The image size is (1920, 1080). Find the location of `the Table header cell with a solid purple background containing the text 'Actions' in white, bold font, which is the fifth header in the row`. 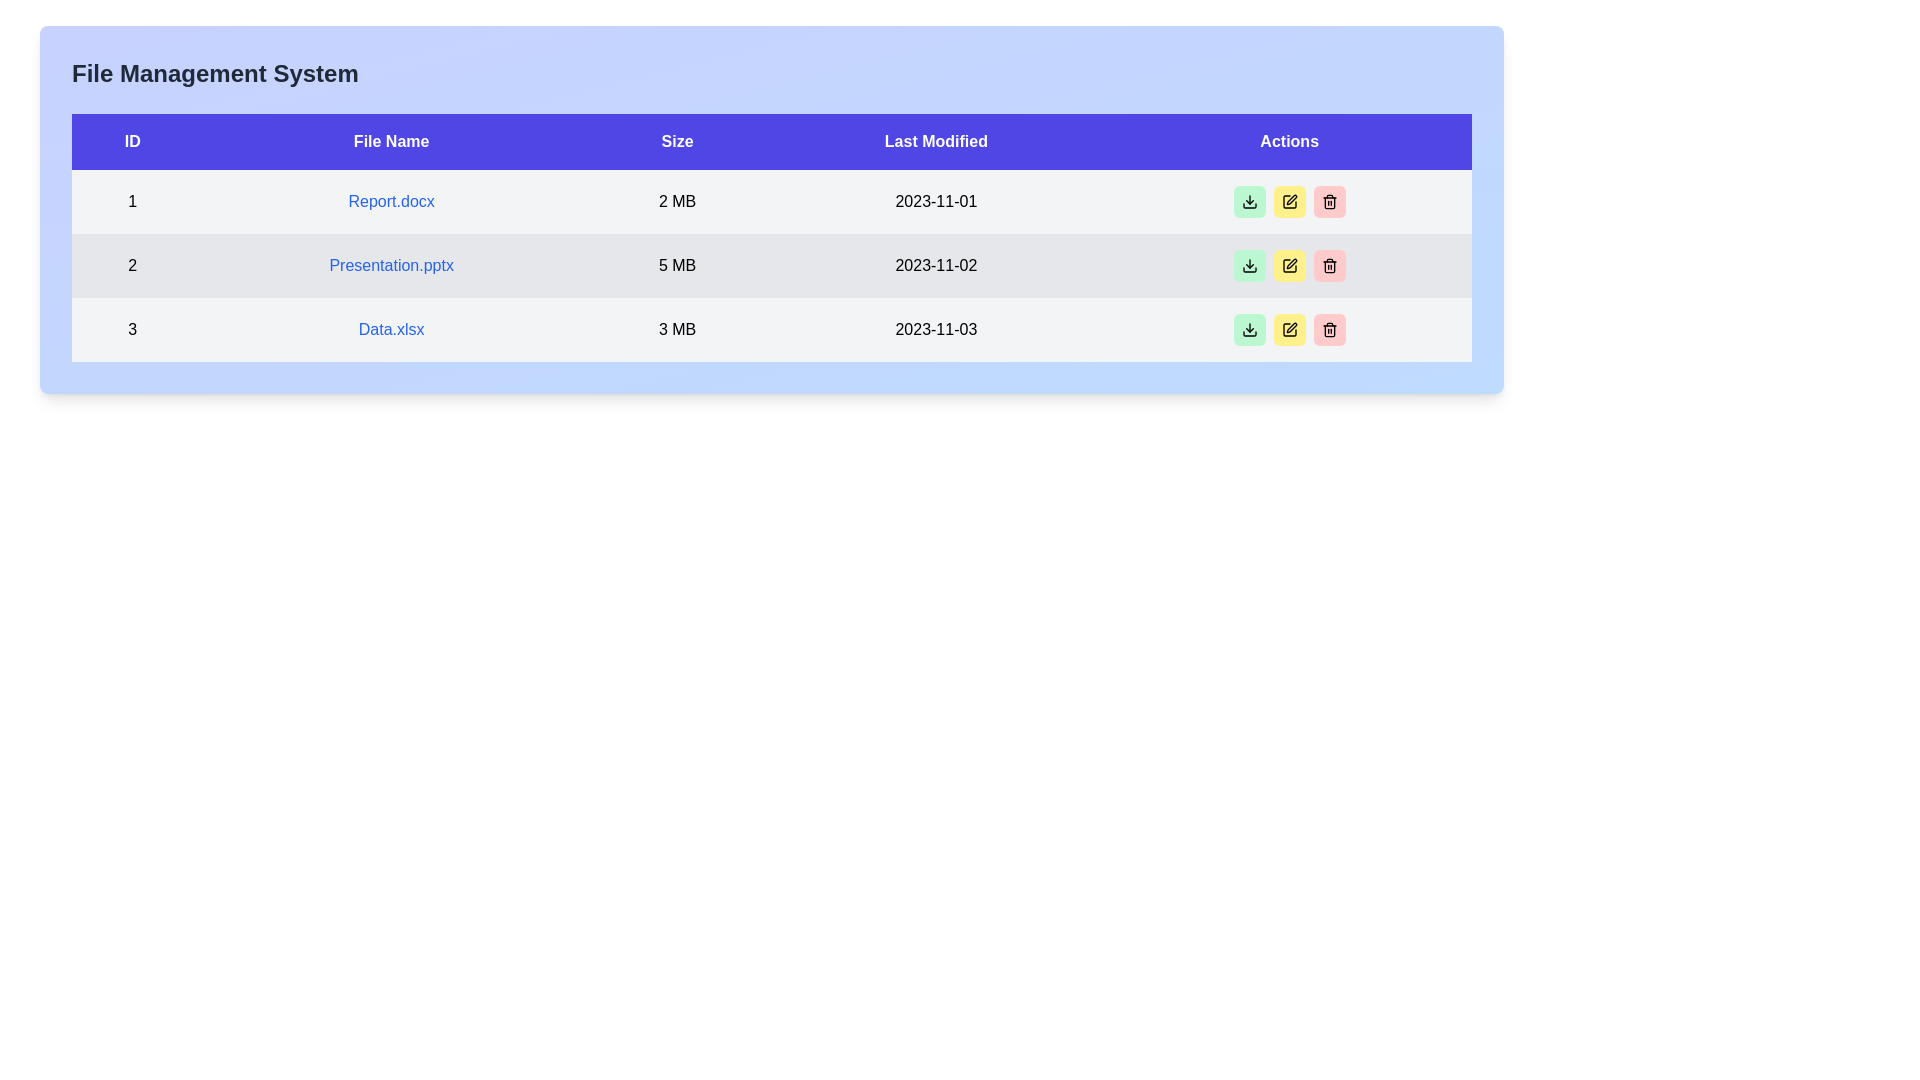

the Table header cell with a solid purple background containing the text 'Actions' in white, bold font, which is the fifth header in the row is located at coordinates (1289, 141).